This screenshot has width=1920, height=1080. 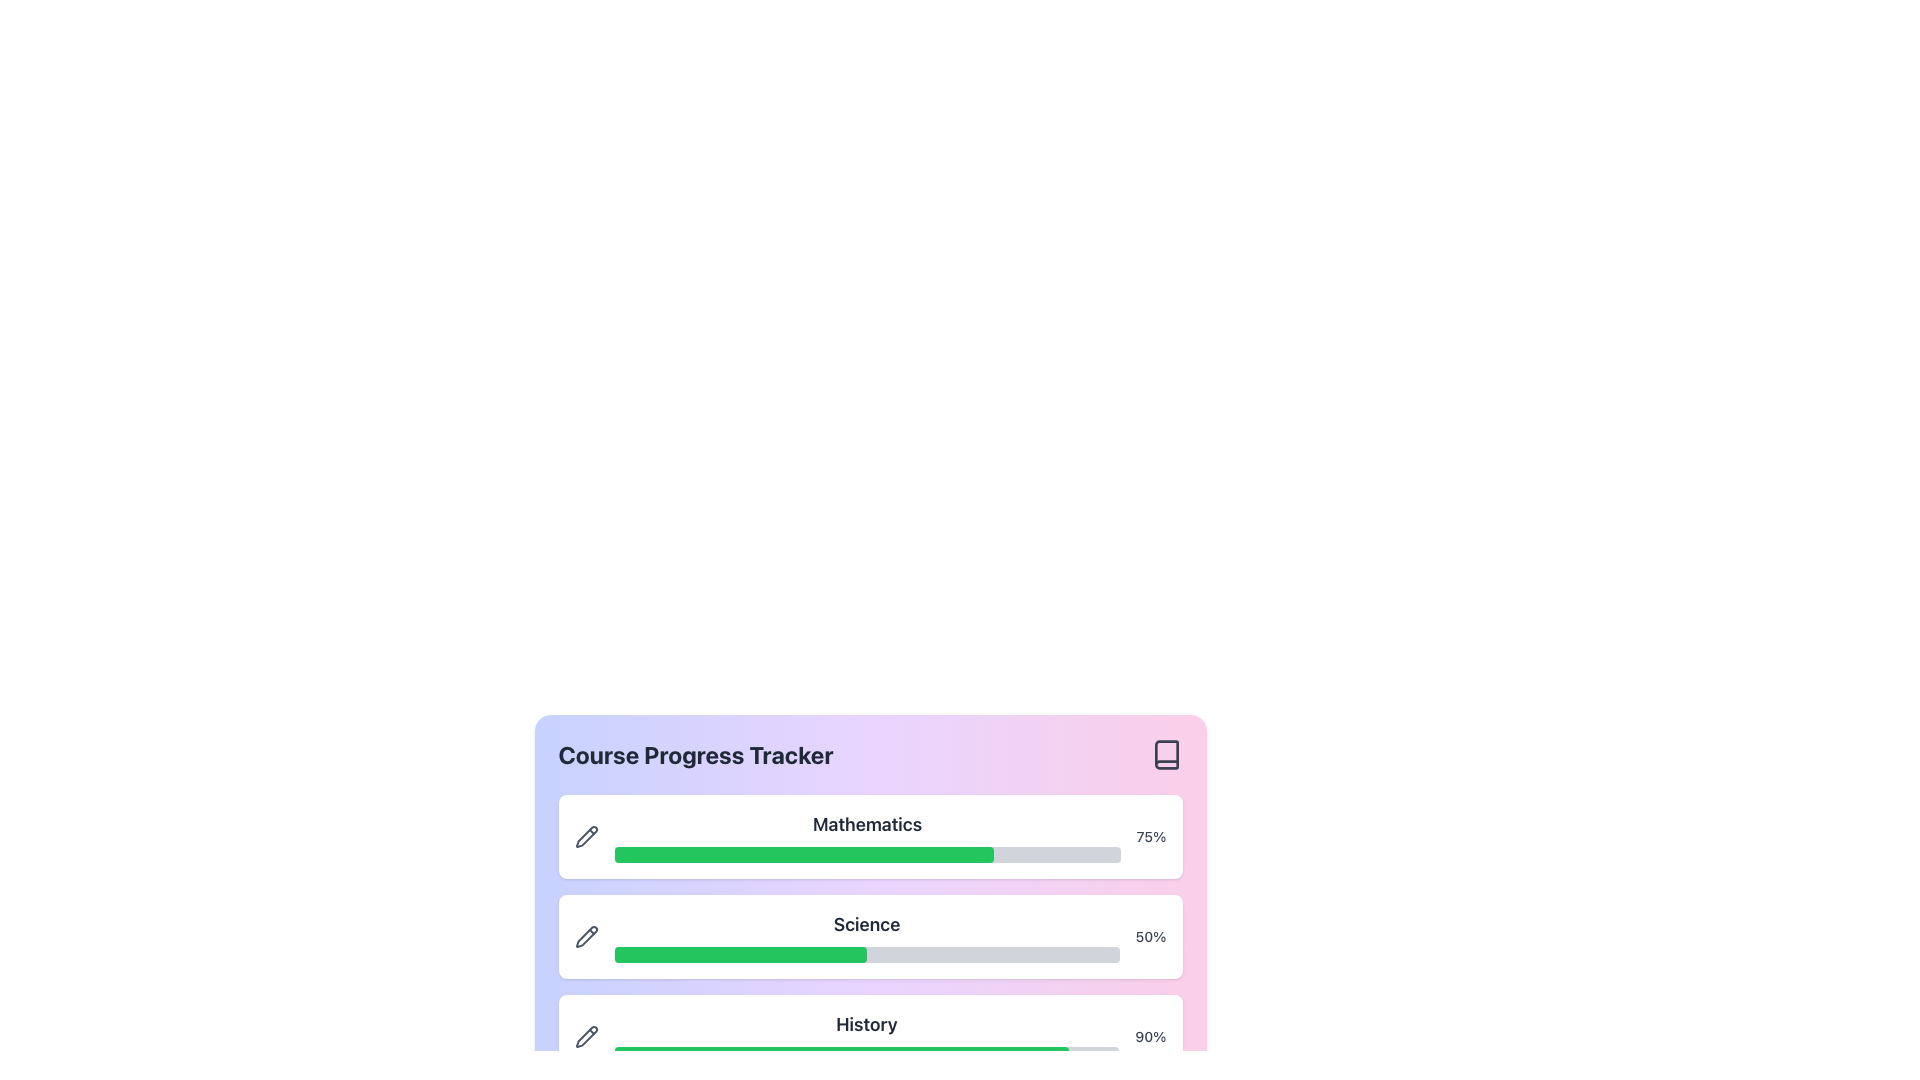 I want to click on the Text label displaying 'Mathematics', which indicates the subject associated with the progress bar, so click(x=867, y=825).